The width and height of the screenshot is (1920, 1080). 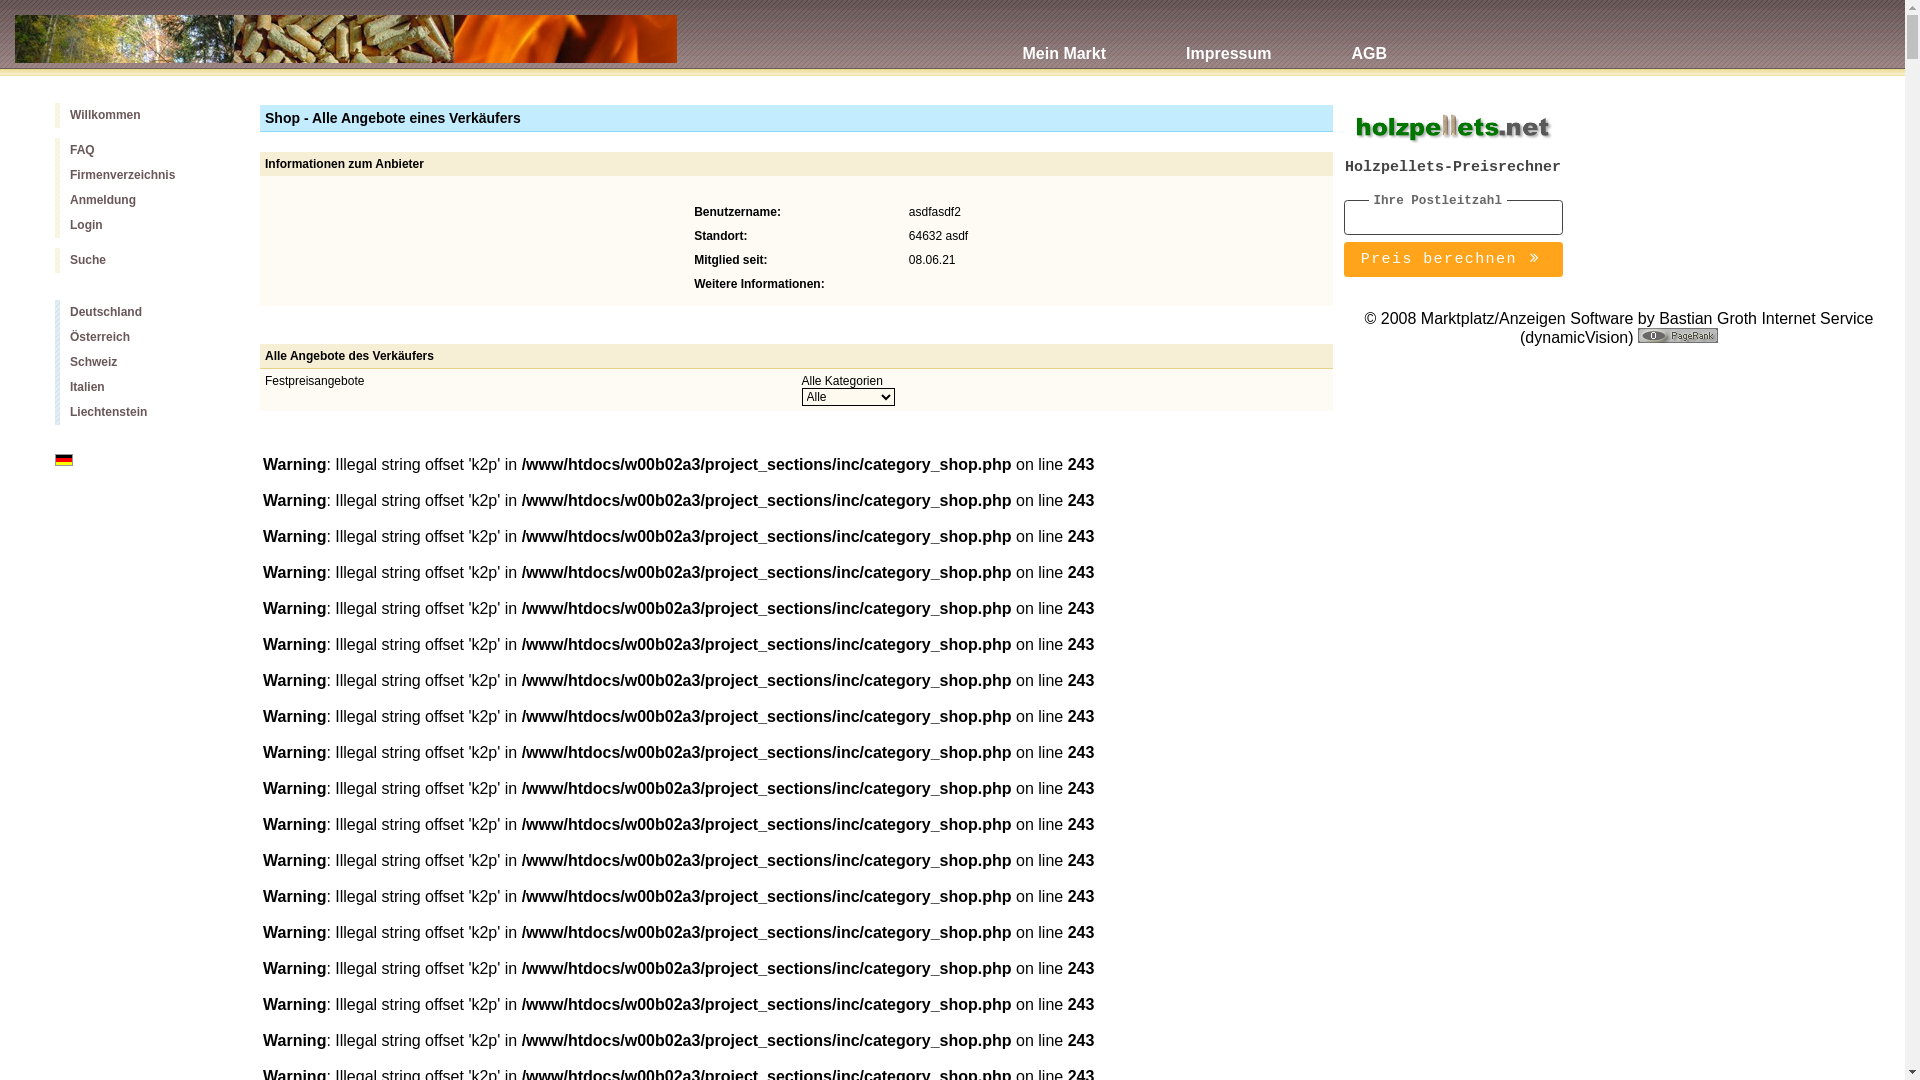 I want to click on 'Impressum', so click(x=1227, y=42).